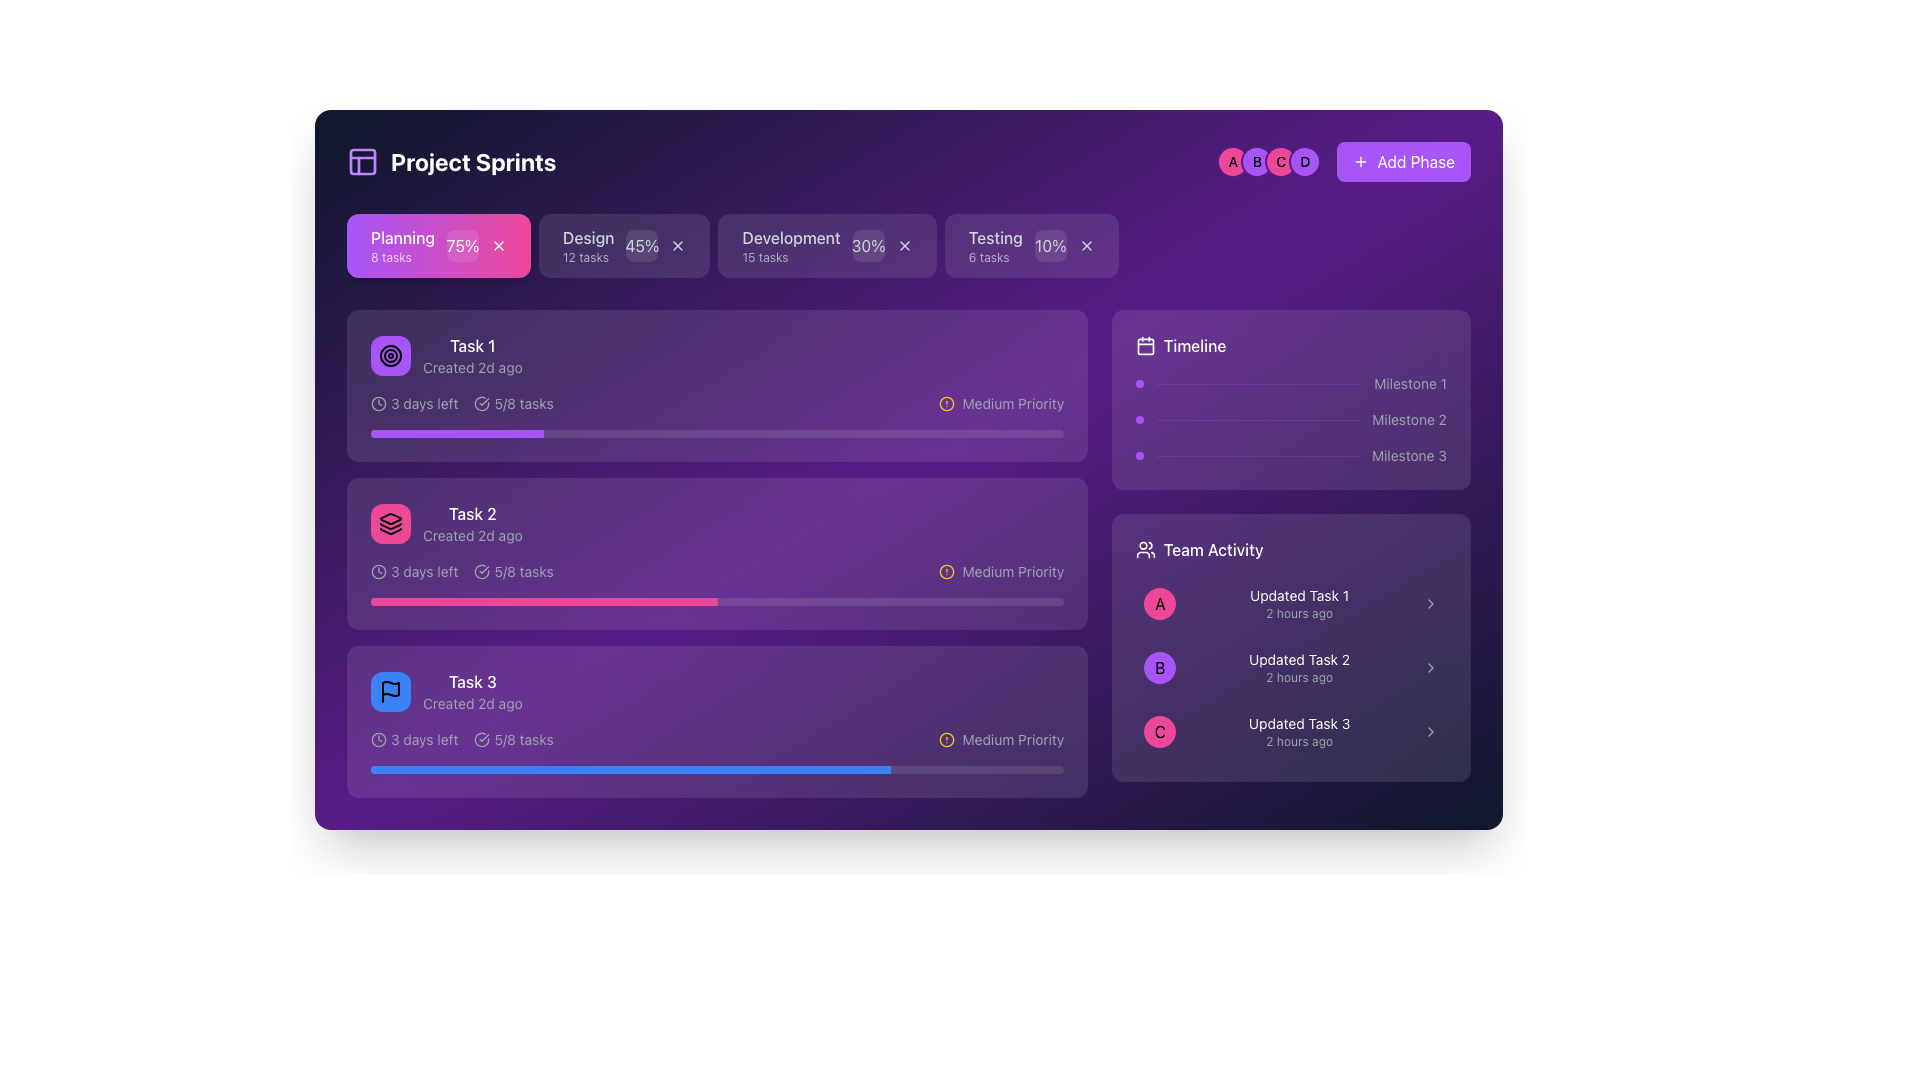  What do you see at coordinates (995, 245) in the screenshot?
I see `information displayed in the Label with a description, which shows 'Testing' and '6 tasks' in the upper-right section of the interface` at bounding box center [995, 245].